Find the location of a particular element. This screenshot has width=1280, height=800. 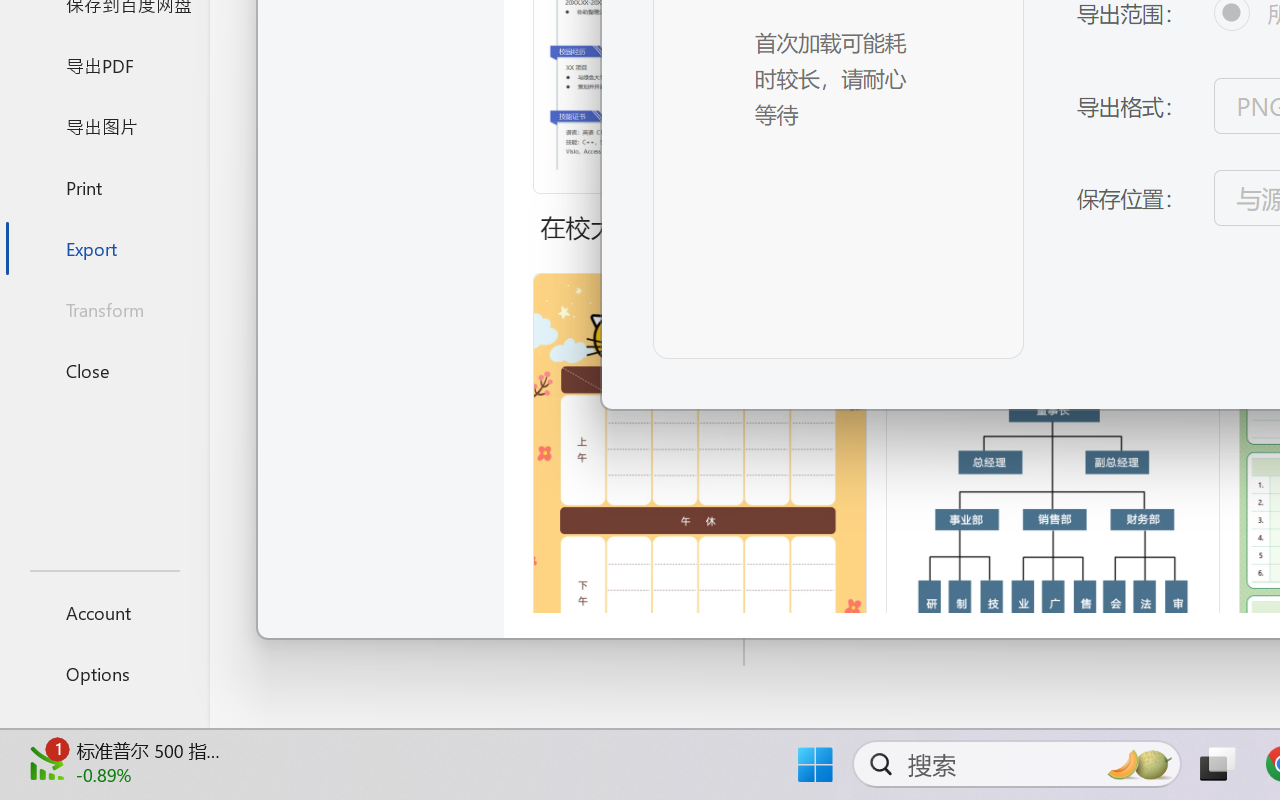

'Print' is located at coordinates (103, 186).